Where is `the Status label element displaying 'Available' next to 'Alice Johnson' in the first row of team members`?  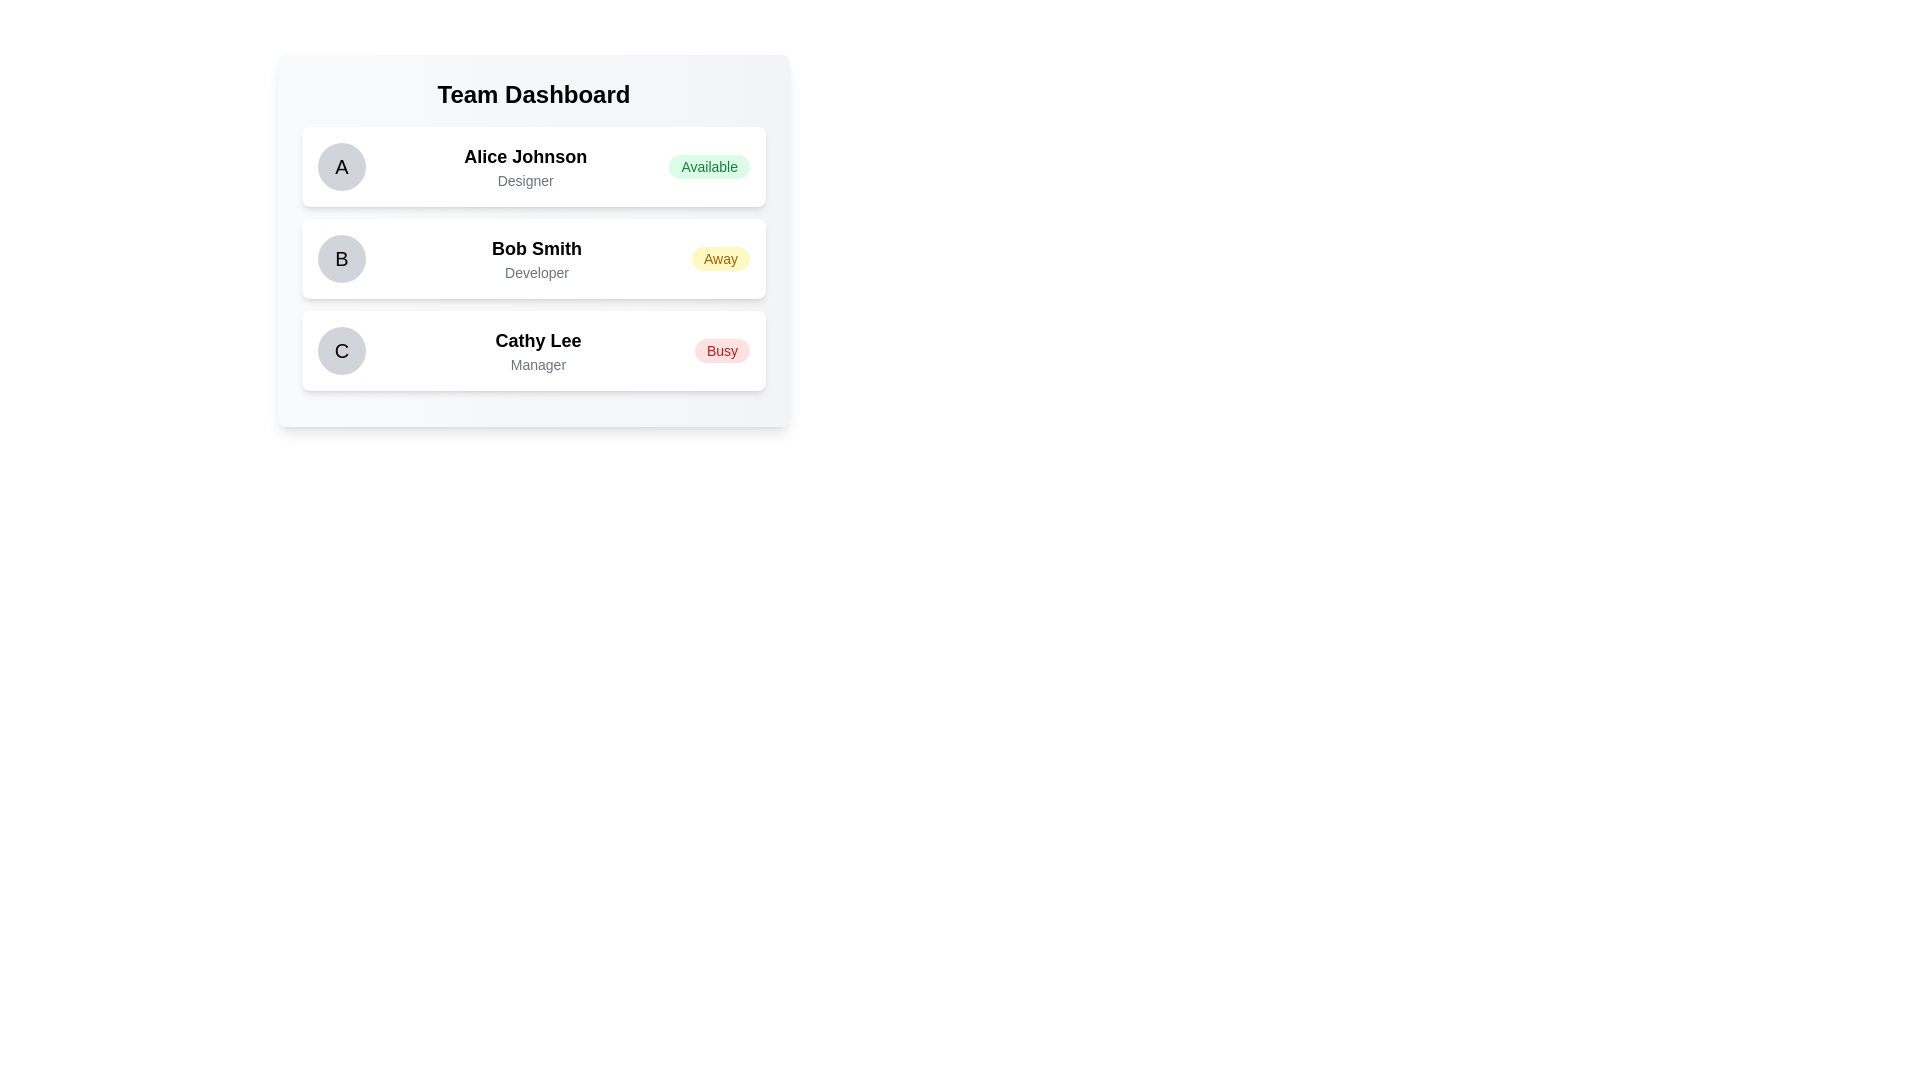
the Status label element displaying 'Available' next to 'Alice Johnson' in the first row of team members is located at coordinates (709, 165).